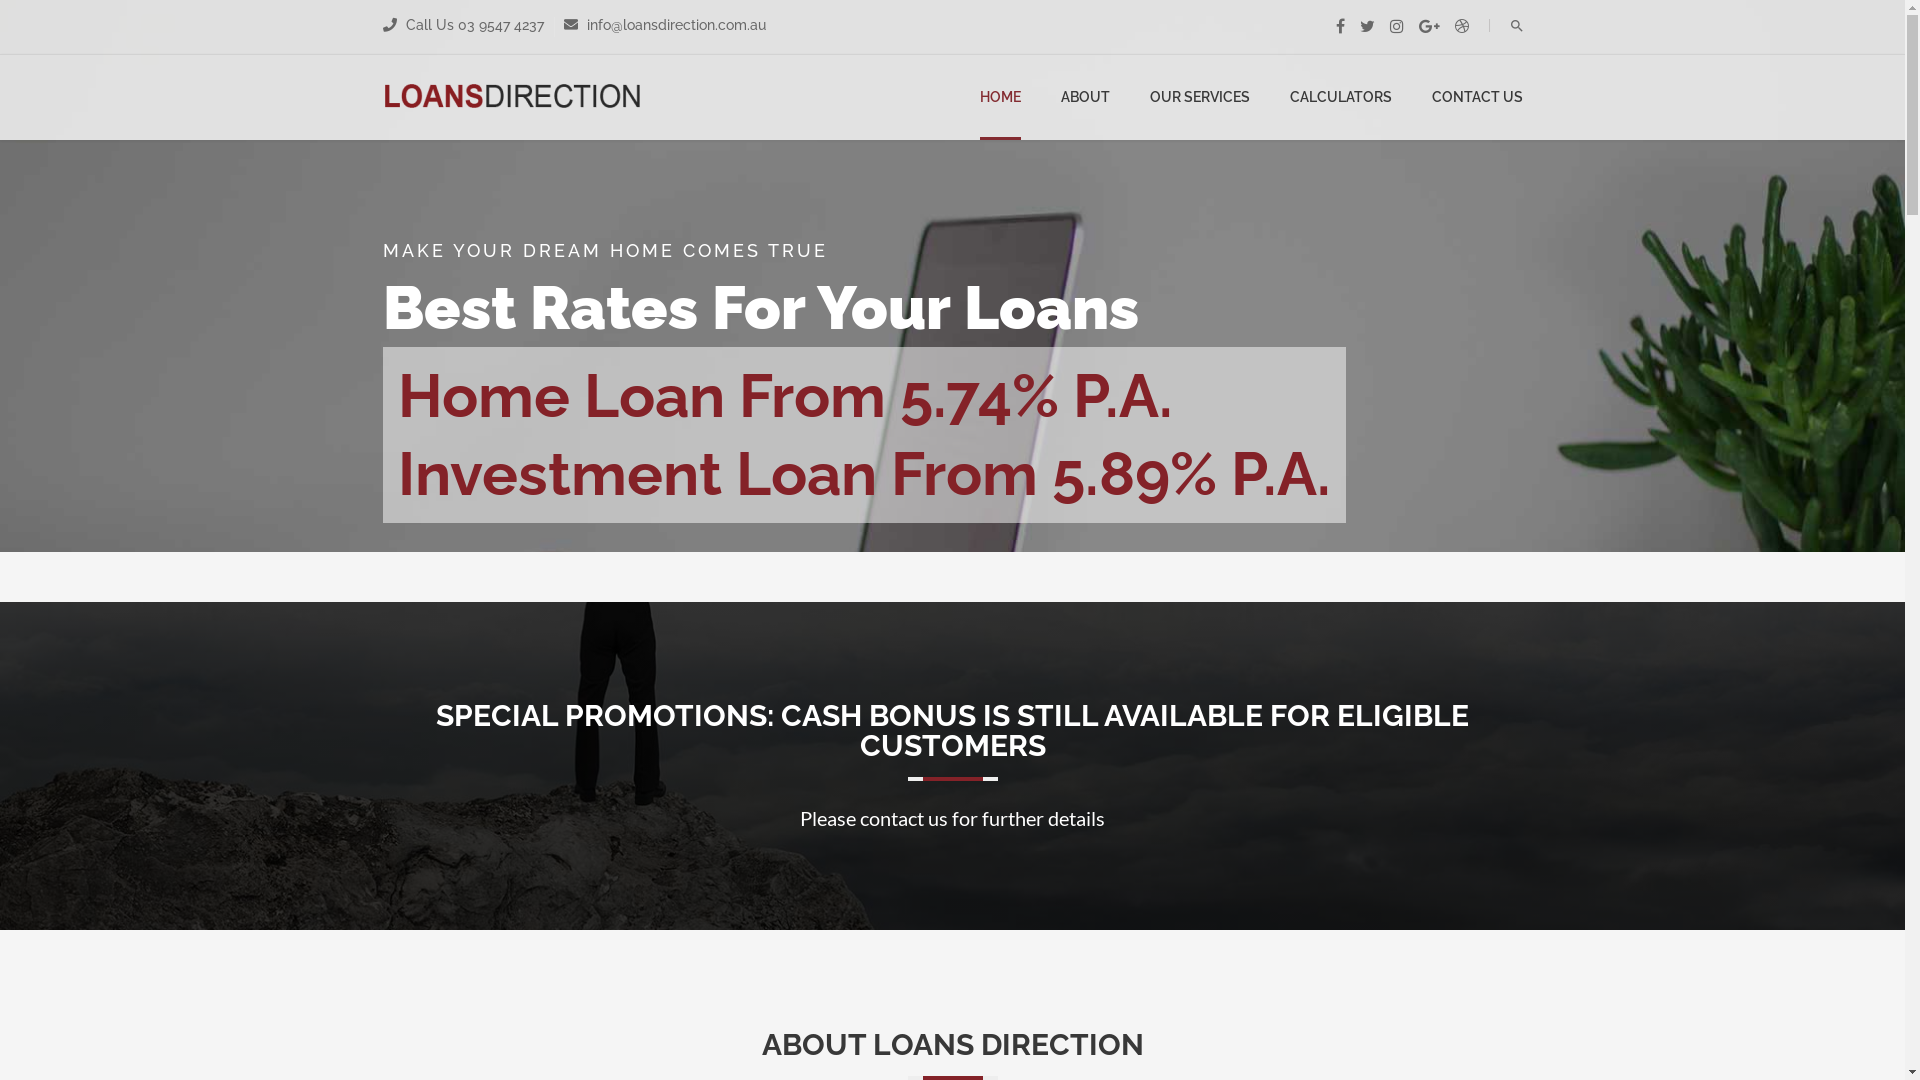 This screenshot has width=1920, height=1080. Describe the element at coordinates (1083, 97) in the screenshot. I see `'ABOUT'` at that location.